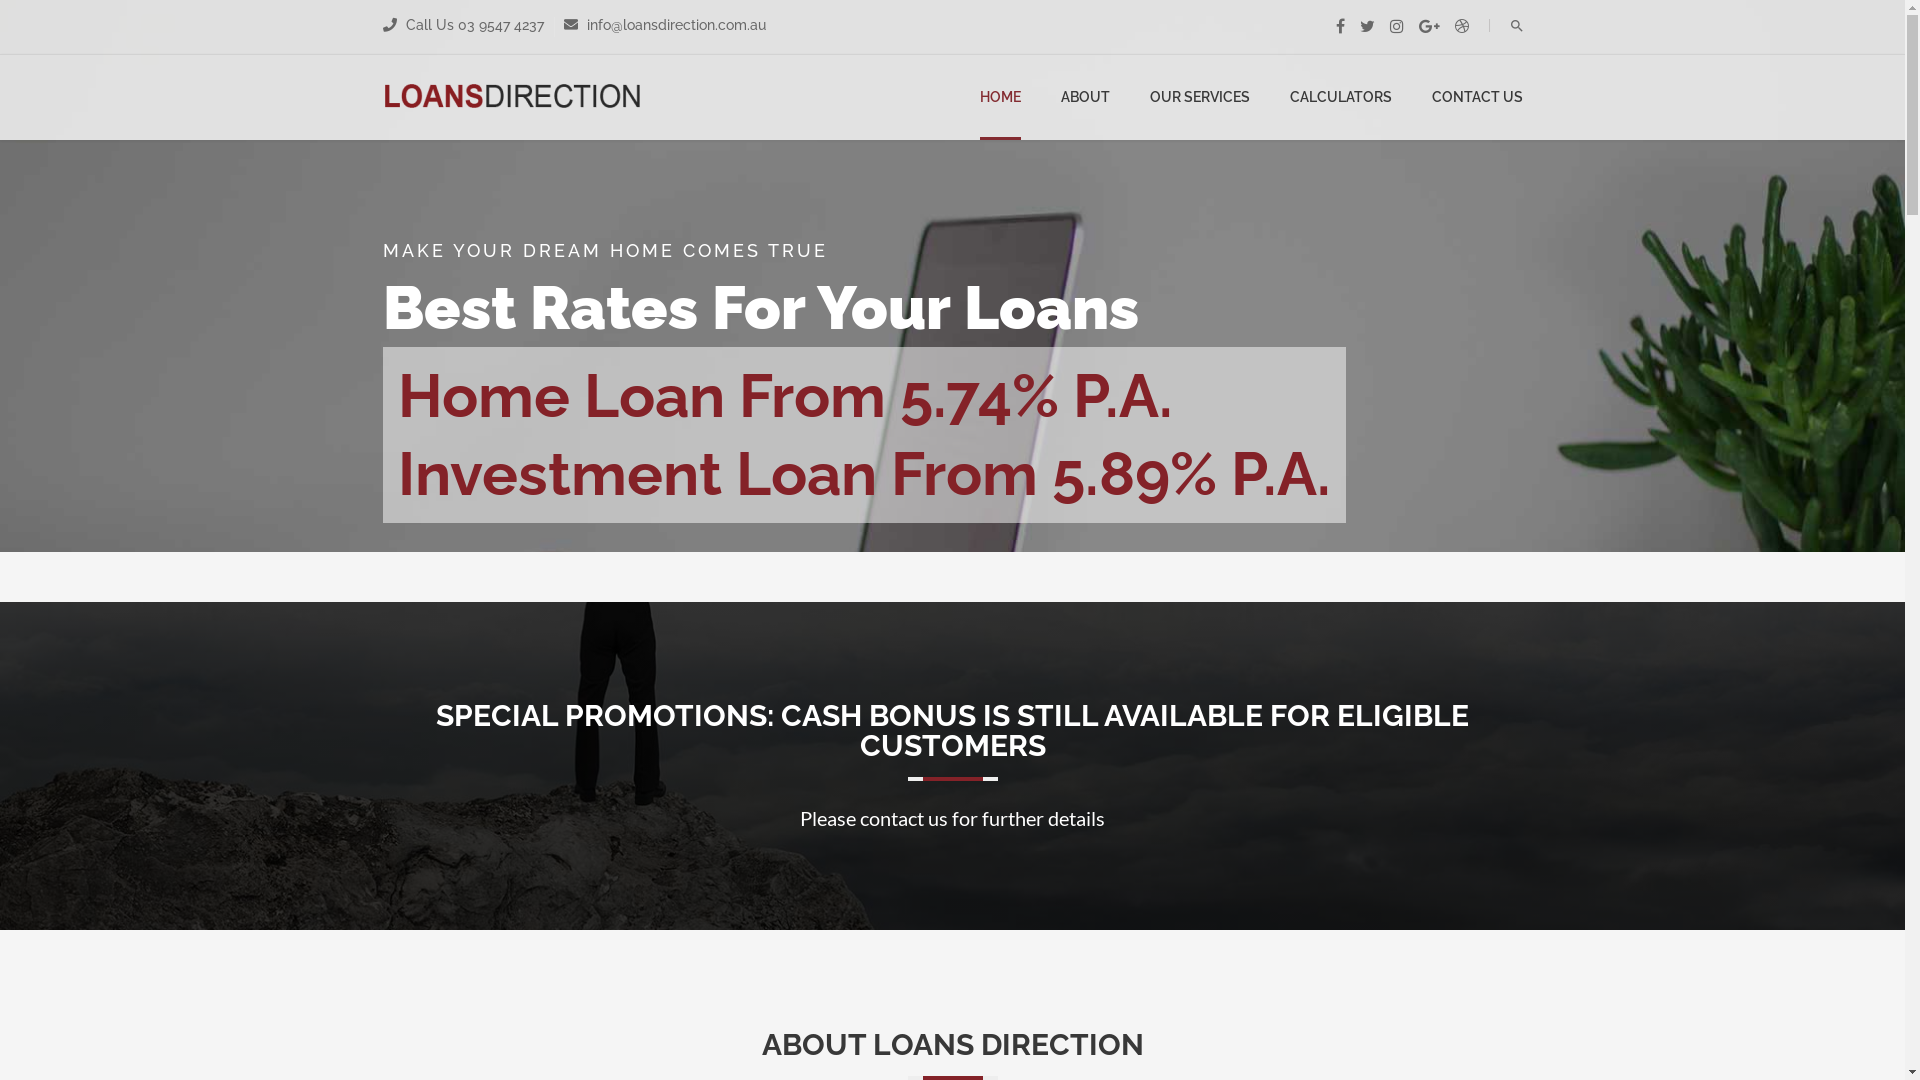 This screenshot has width=1920, height=1080. Describe the element at coordinates (1083, 97) in the screenshot. I see `'ABOUT'` at that location.